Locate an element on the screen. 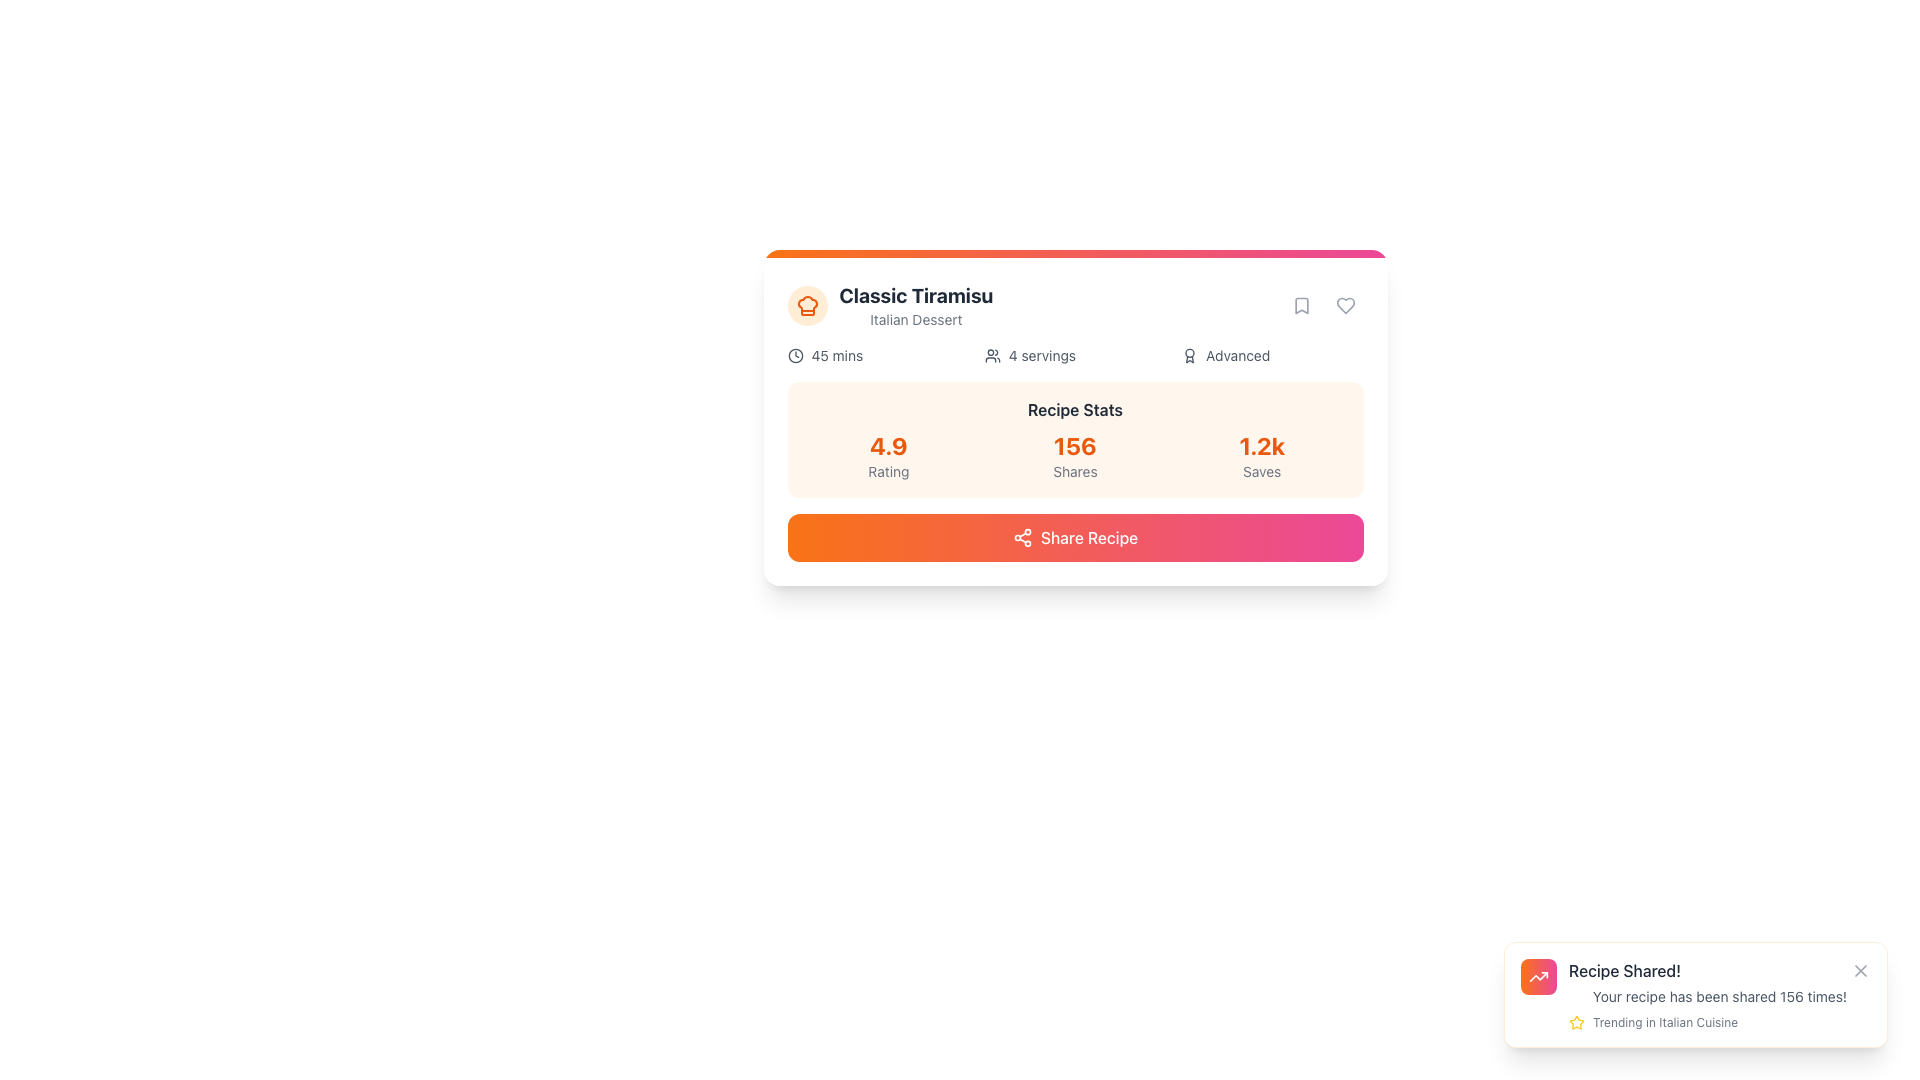  the Icon button located in the top-right corner of the card associated with 'Classic Tiramisu', which represents a bookmarking feature is located at coordinates (1301, 305).